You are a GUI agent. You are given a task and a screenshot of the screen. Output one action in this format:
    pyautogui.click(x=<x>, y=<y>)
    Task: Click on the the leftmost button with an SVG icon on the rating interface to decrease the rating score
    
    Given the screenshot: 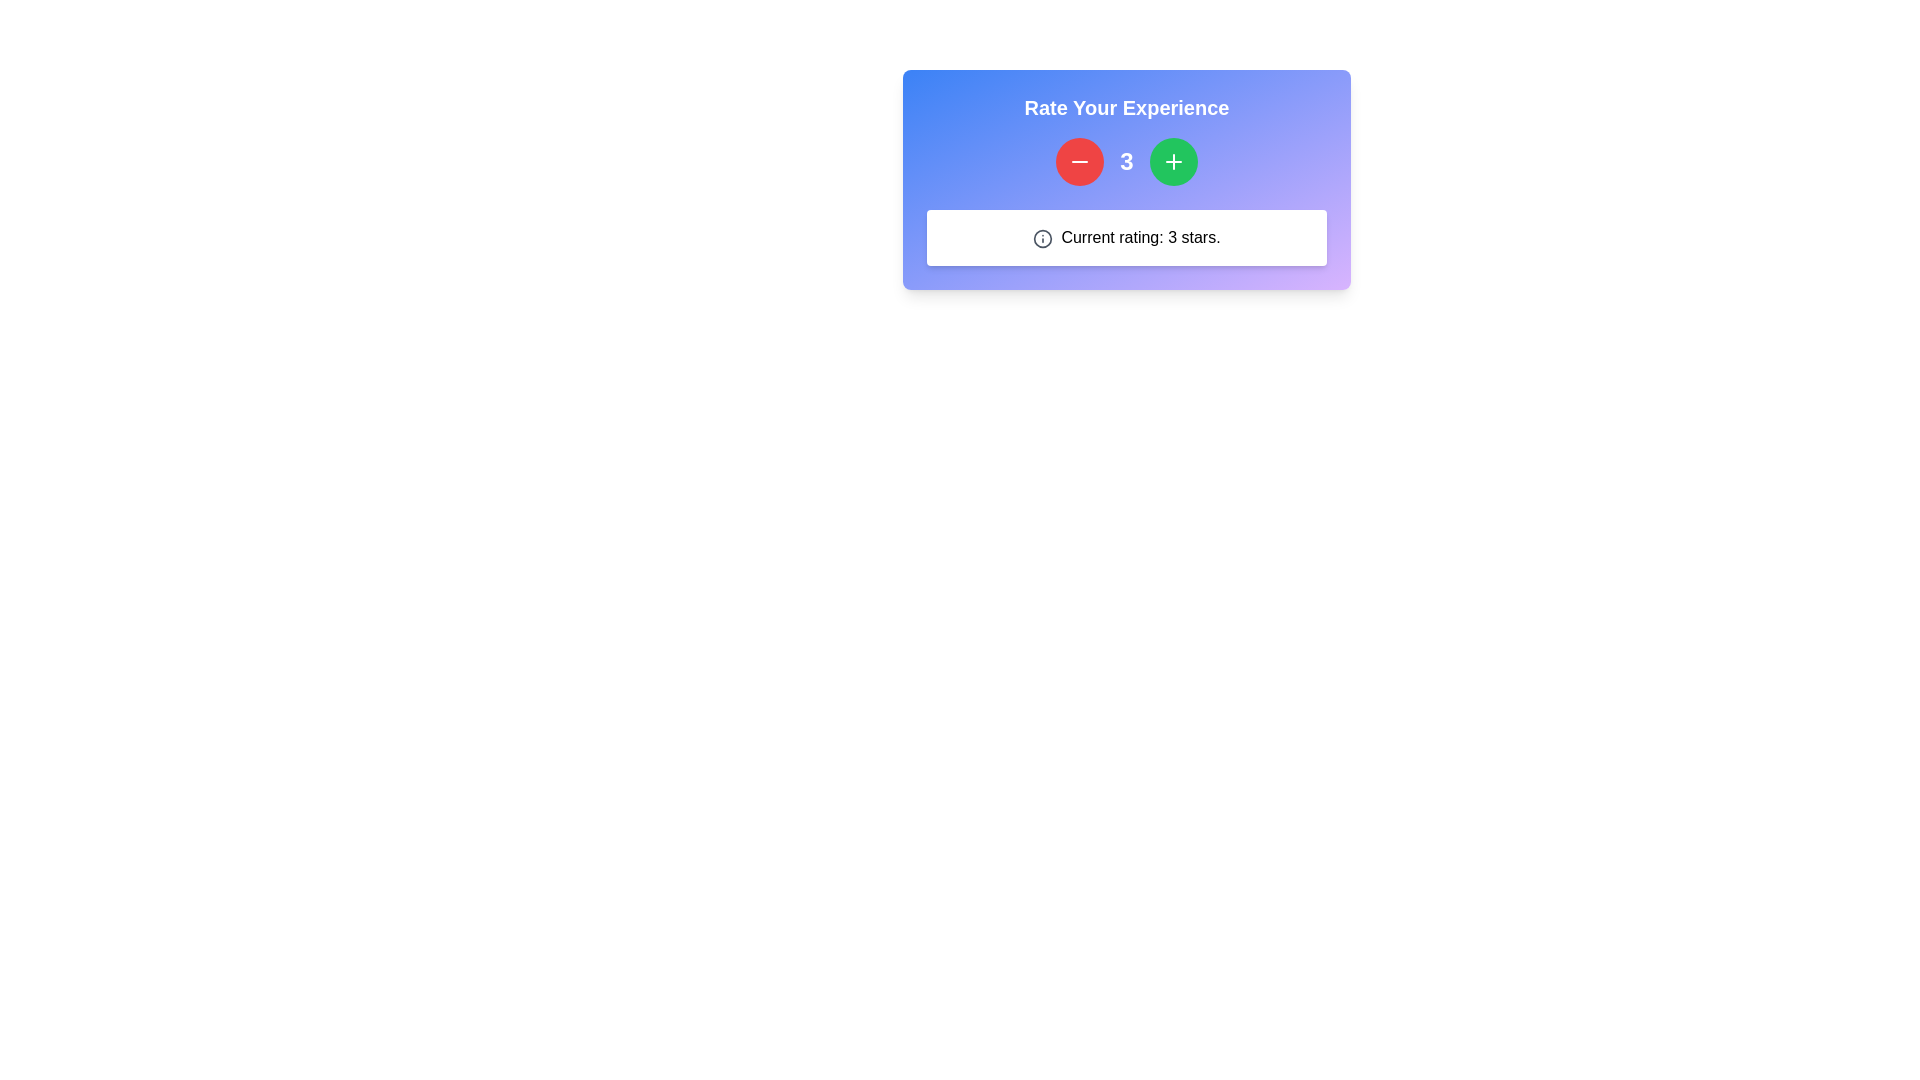 What is the action you would take?
    pyautogui.click(x=1079, y=161)
    